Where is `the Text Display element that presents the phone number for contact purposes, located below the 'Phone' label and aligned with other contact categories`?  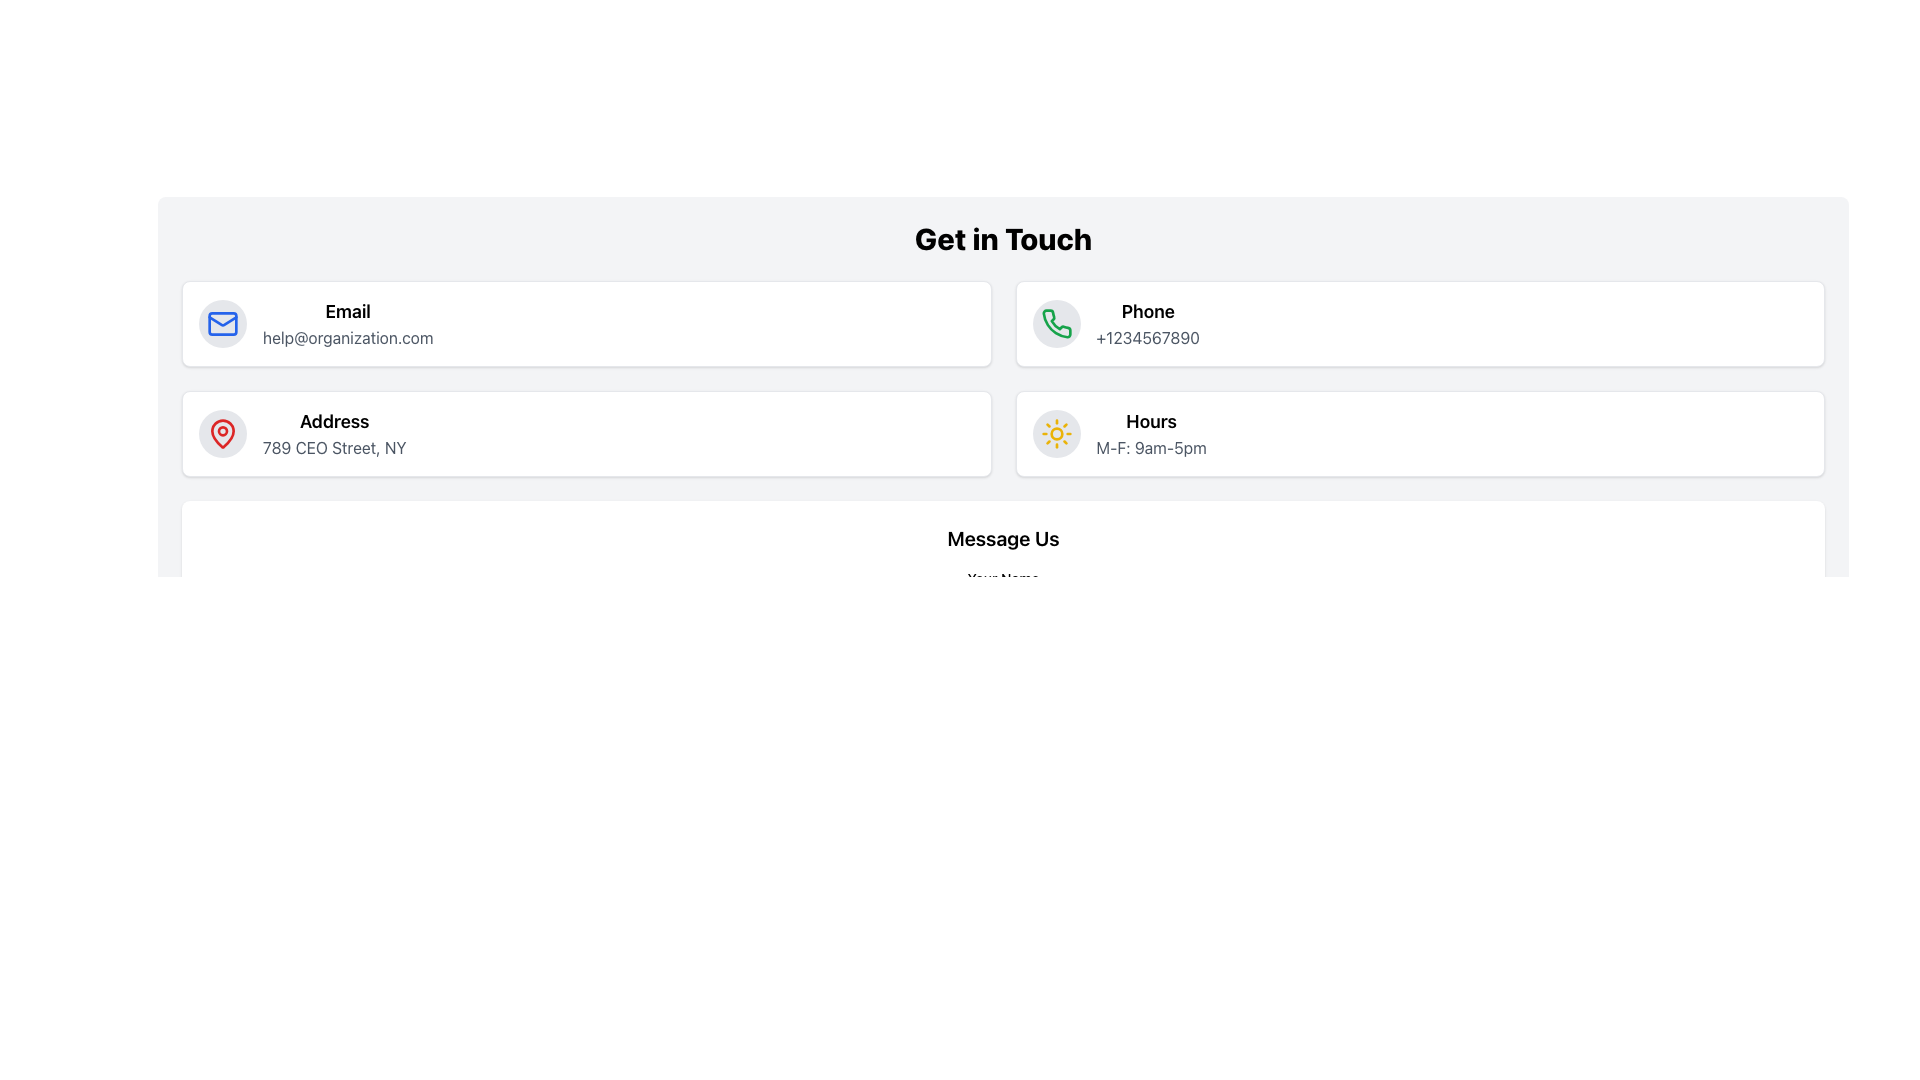 the Text Display element that presents the phone number for contact purposes, located below the 'Phone' label and aligned with other contact categories is located at coordinates (1148, 337).